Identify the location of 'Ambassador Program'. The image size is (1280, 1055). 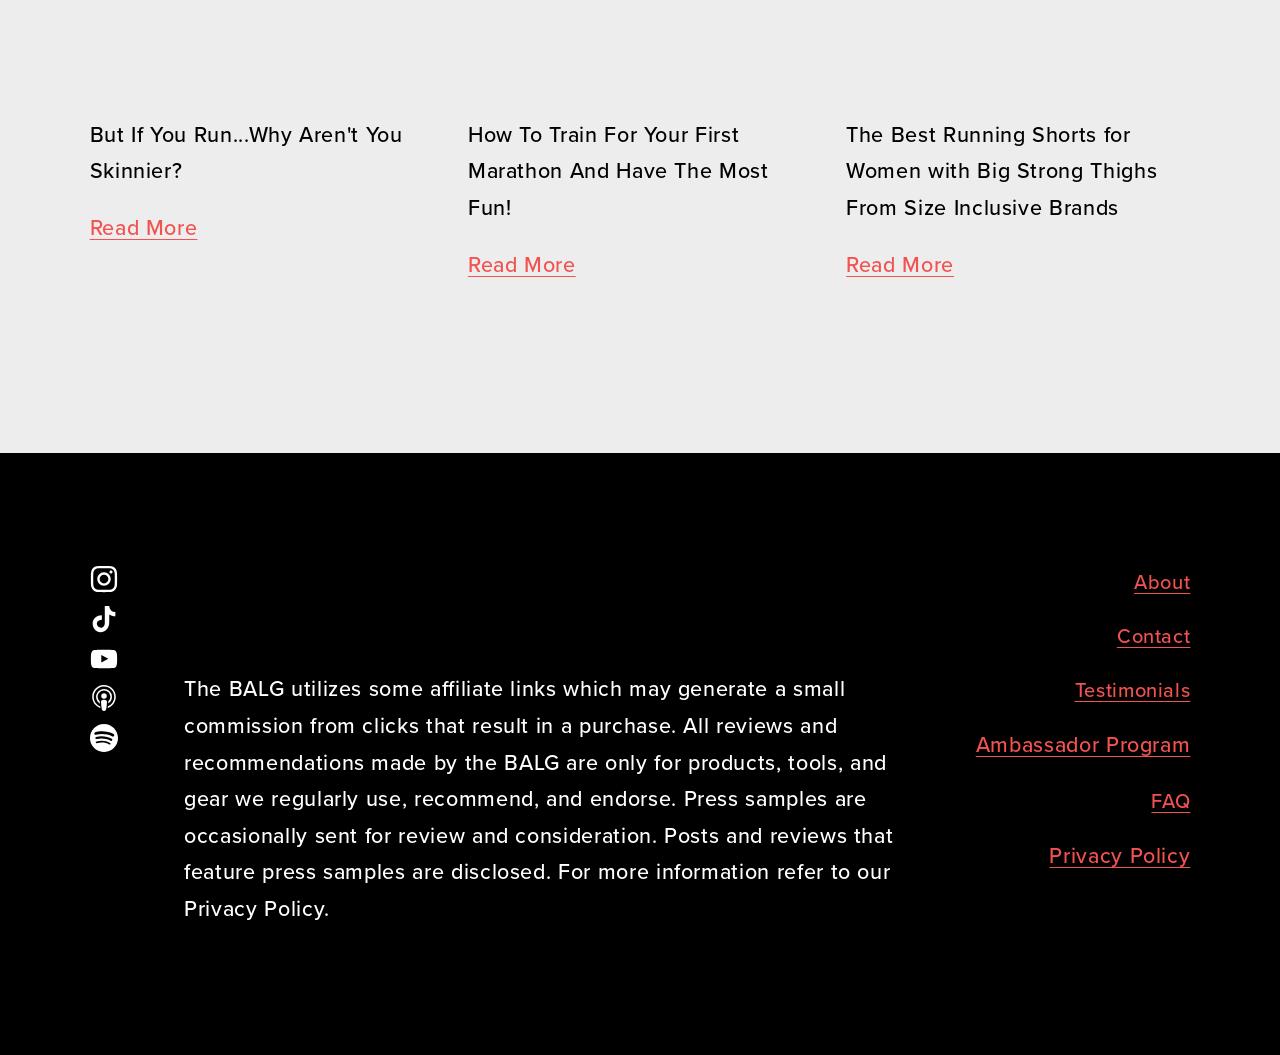
(1081, 745).